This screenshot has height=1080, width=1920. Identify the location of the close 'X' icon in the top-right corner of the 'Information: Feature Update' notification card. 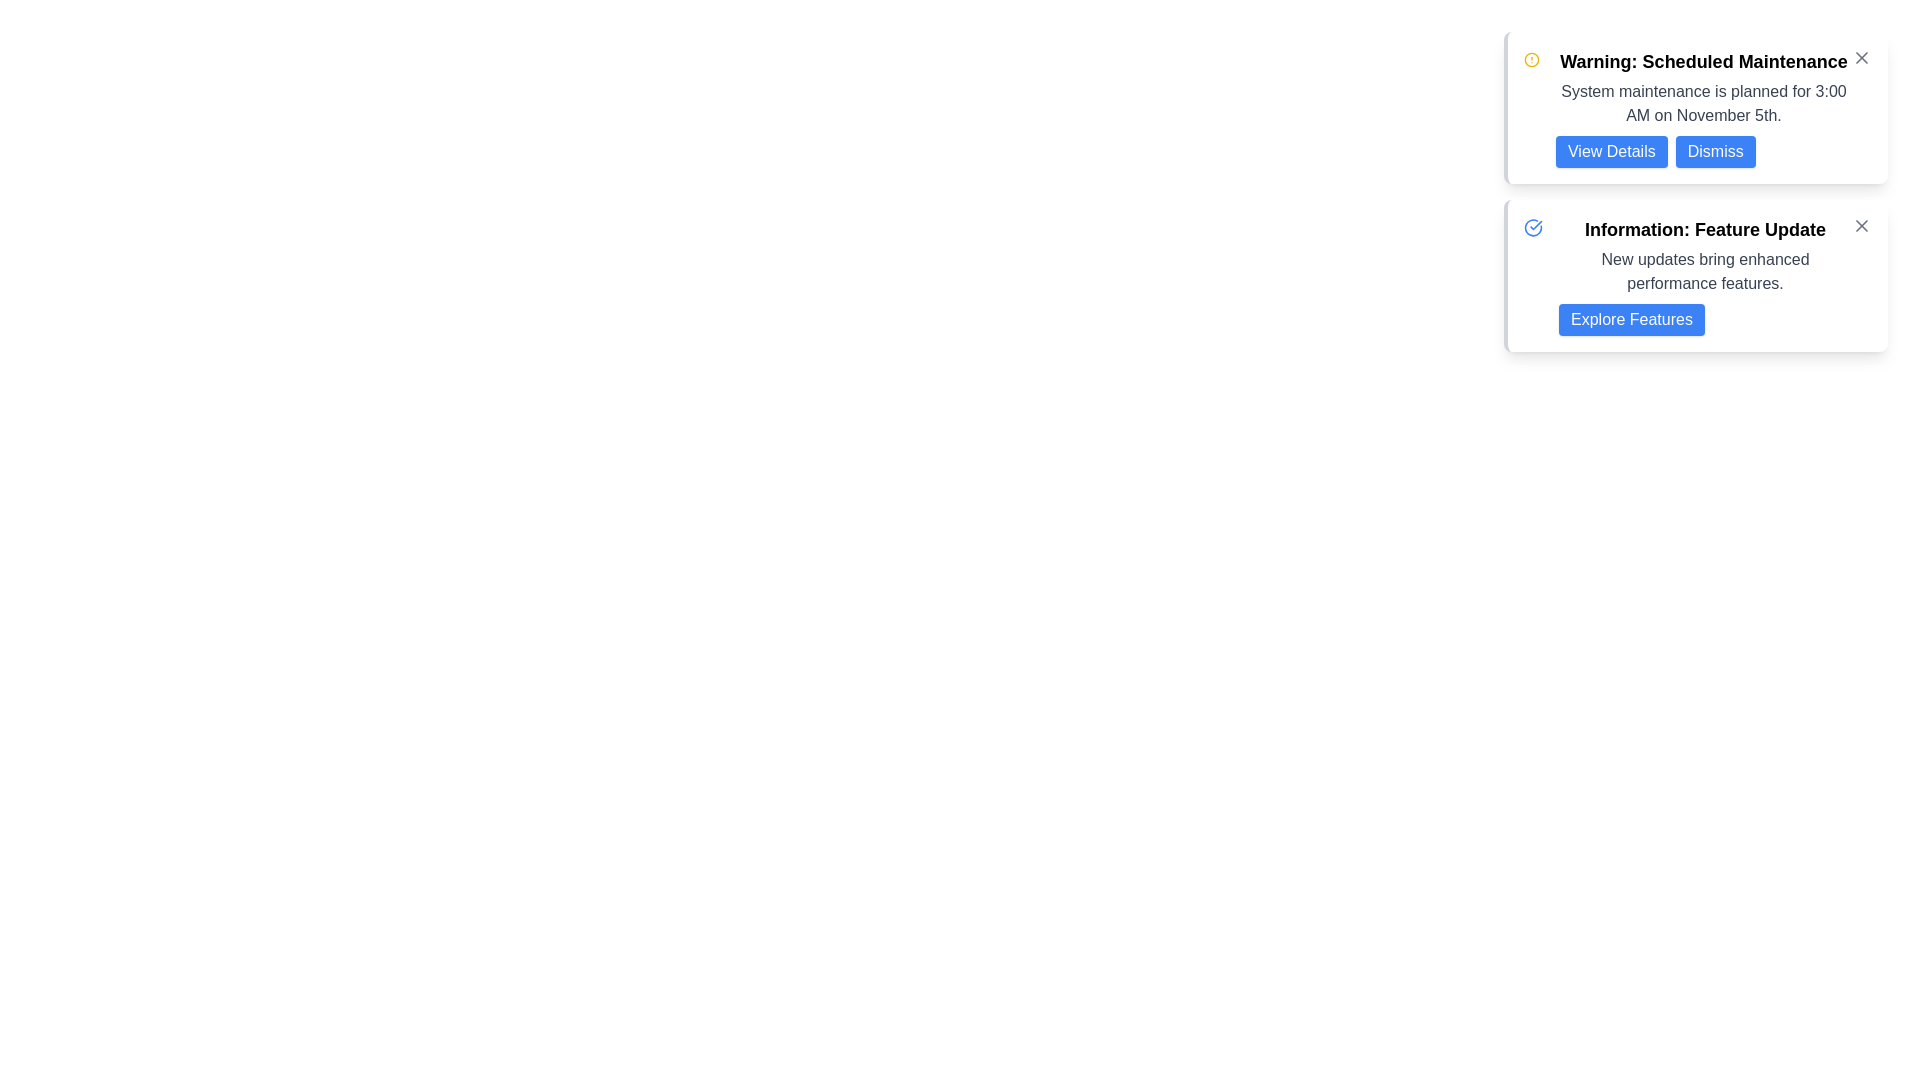
(1861, 225).